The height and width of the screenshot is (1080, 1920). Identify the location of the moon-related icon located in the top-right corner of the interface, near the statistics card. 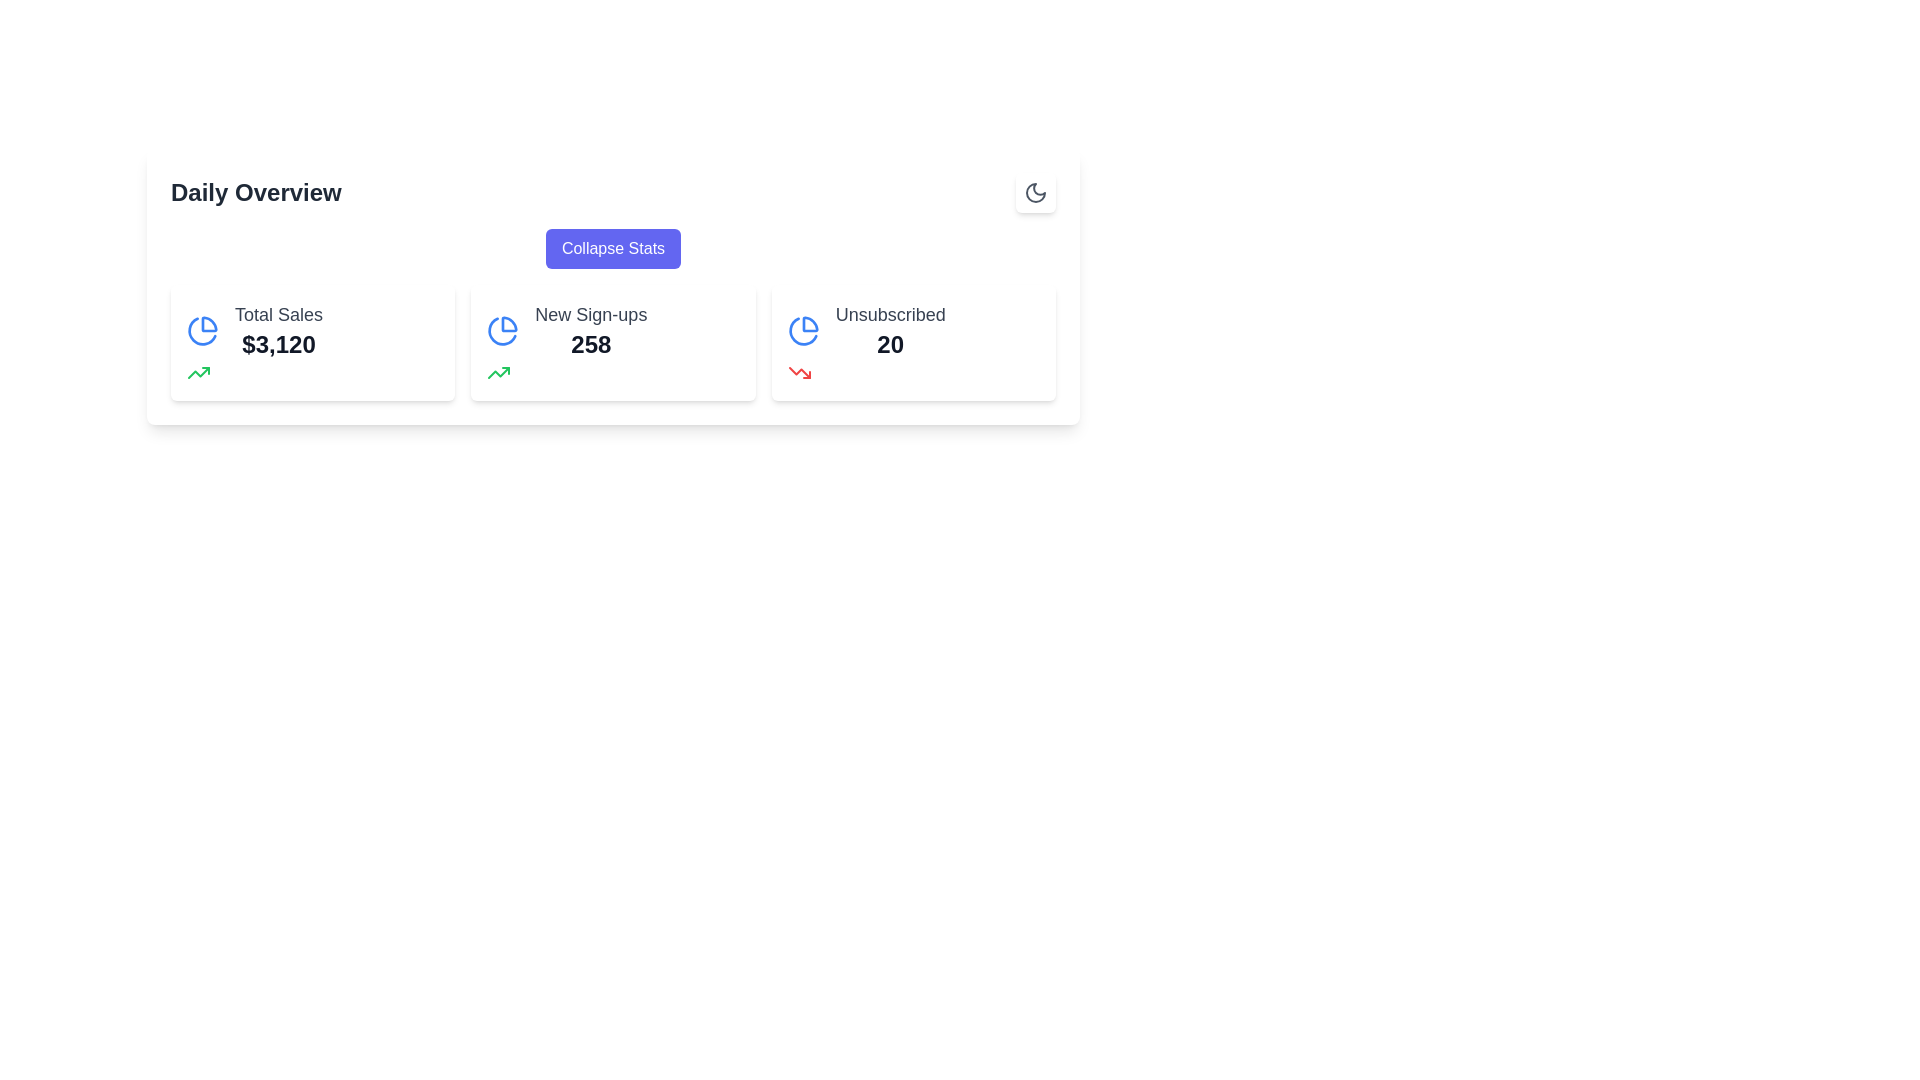
(1036, 192).